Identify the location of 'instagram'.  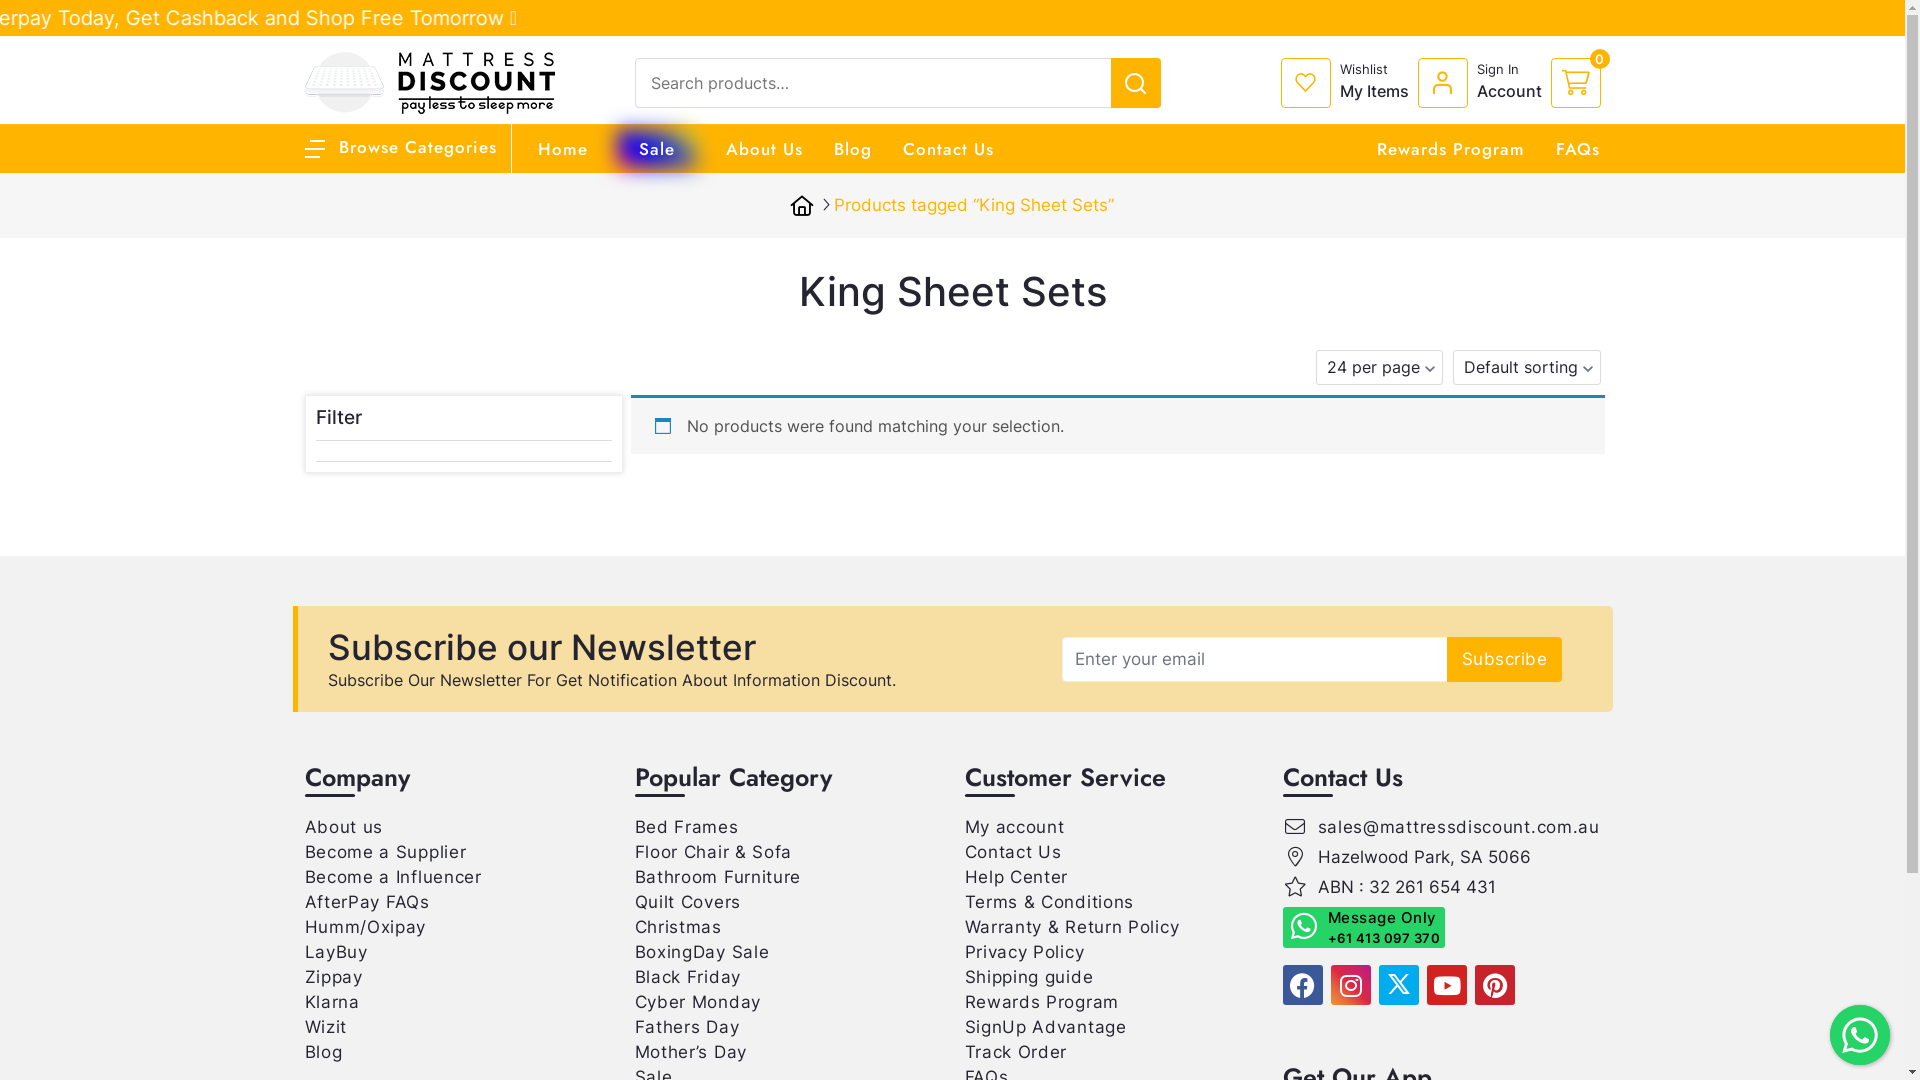
(1349, 983).